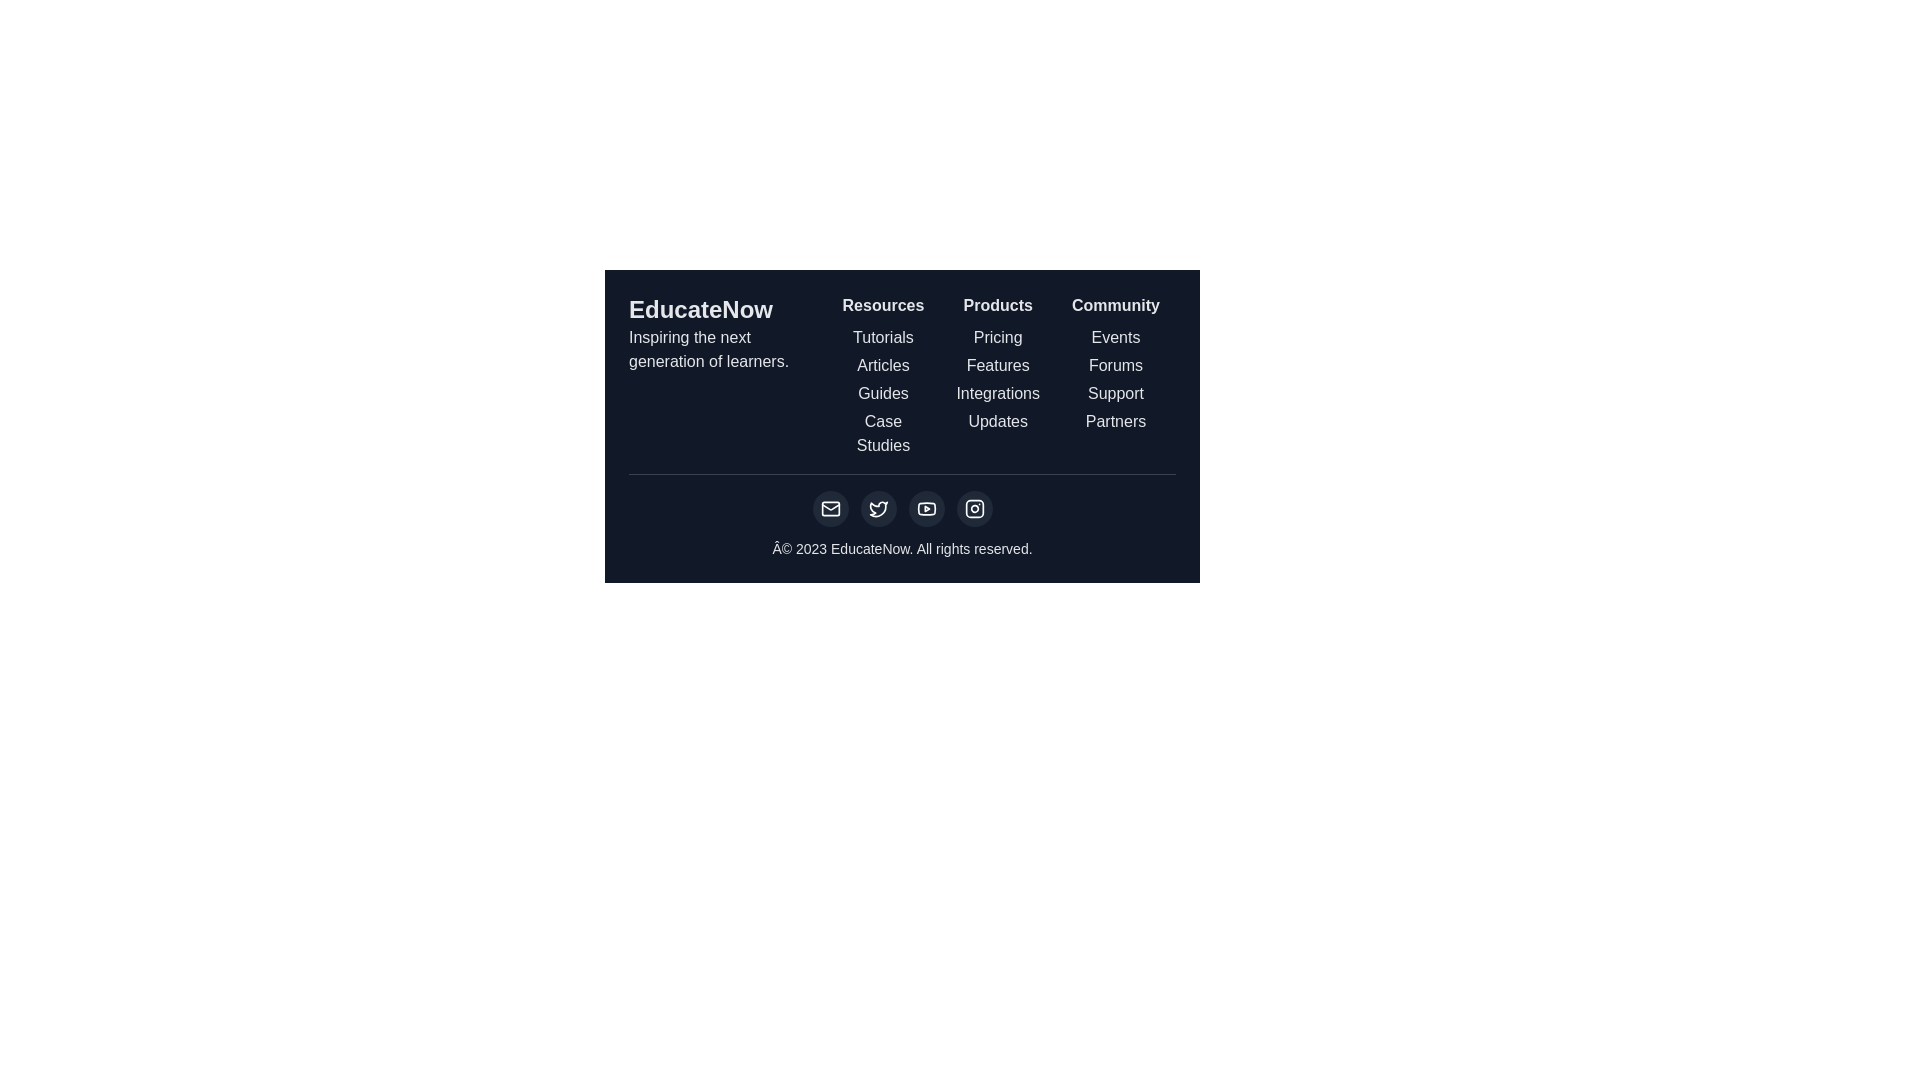  What do you see at coordinates (1115, 337) in the screenshot?
I see `the 'Events' text label in the Community section of the footer` at bounding box center [1115, 337].